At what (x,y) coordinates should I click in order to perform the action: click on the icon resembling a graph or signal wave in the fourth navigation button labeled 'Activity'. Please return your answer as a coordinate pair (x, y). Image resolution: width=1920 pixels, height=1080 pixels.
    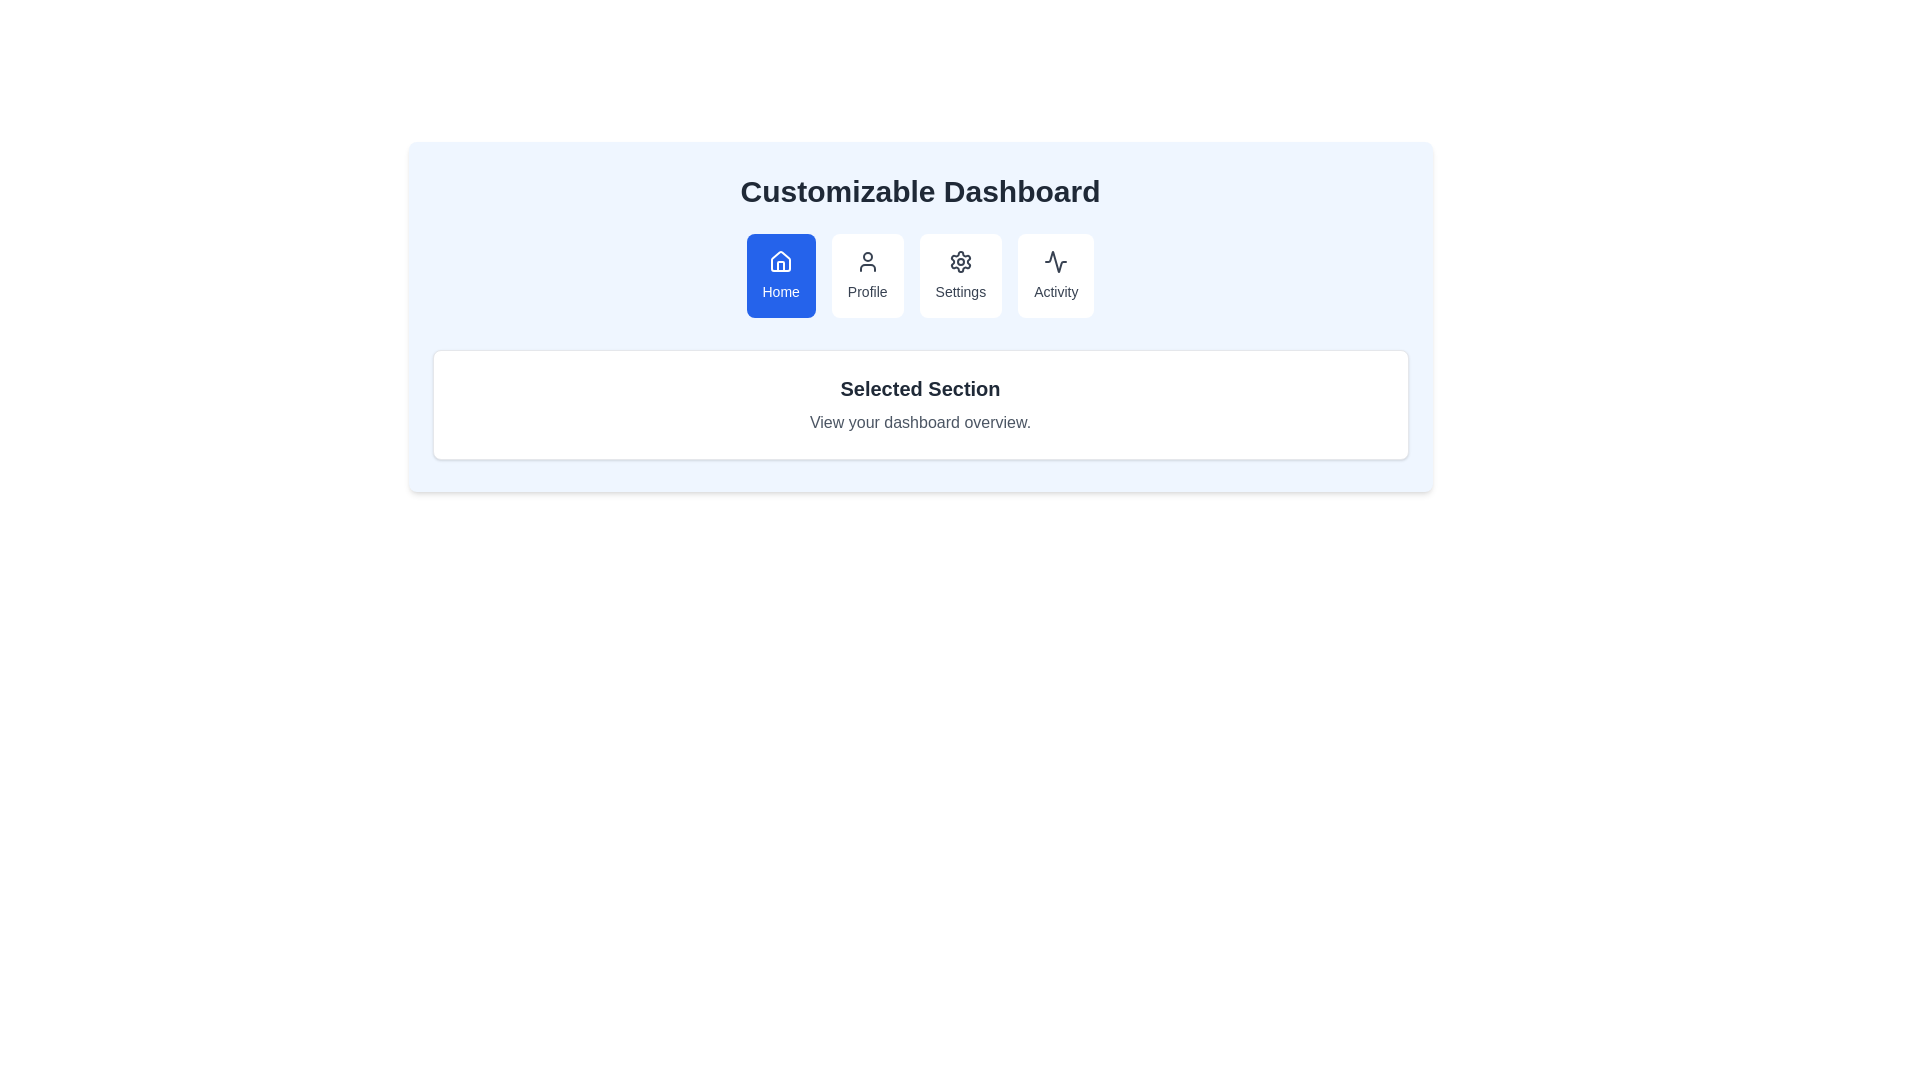
    Looking at the image, I should click on (1055, 261).